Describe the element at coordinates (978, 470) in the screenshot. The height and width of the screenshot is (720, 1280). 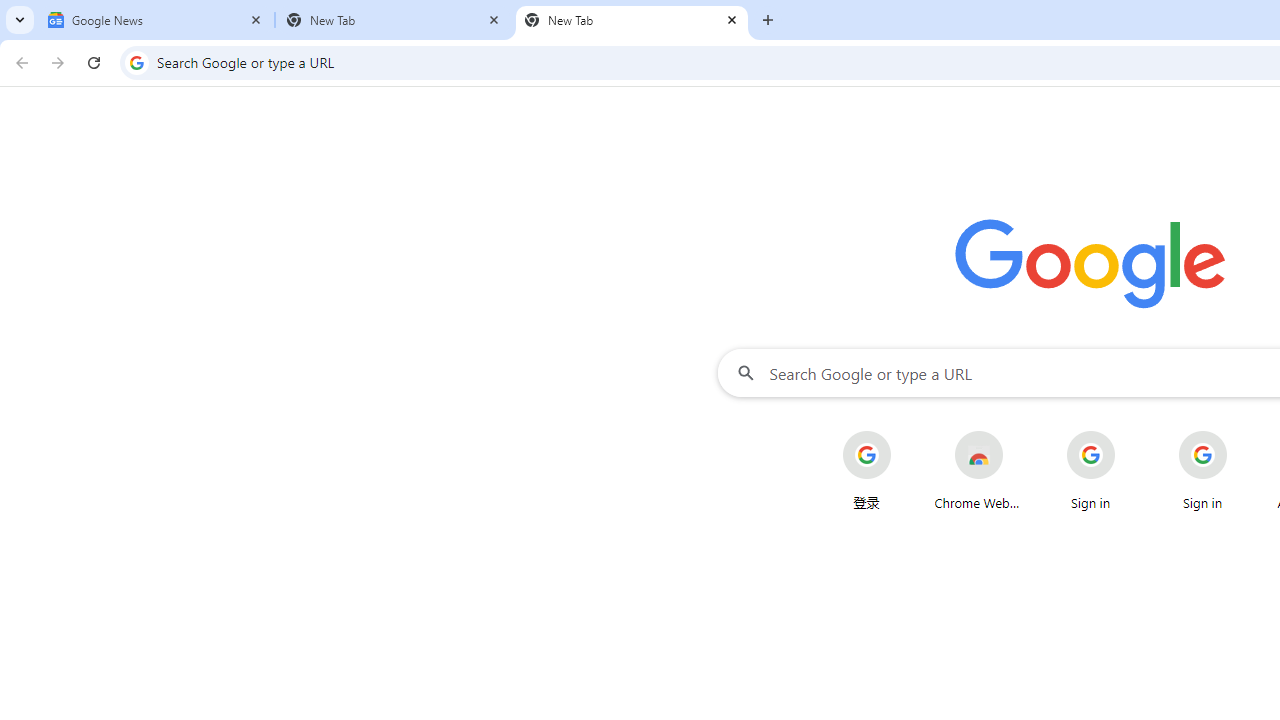
I see `'Chrome Web Store'` at that location.